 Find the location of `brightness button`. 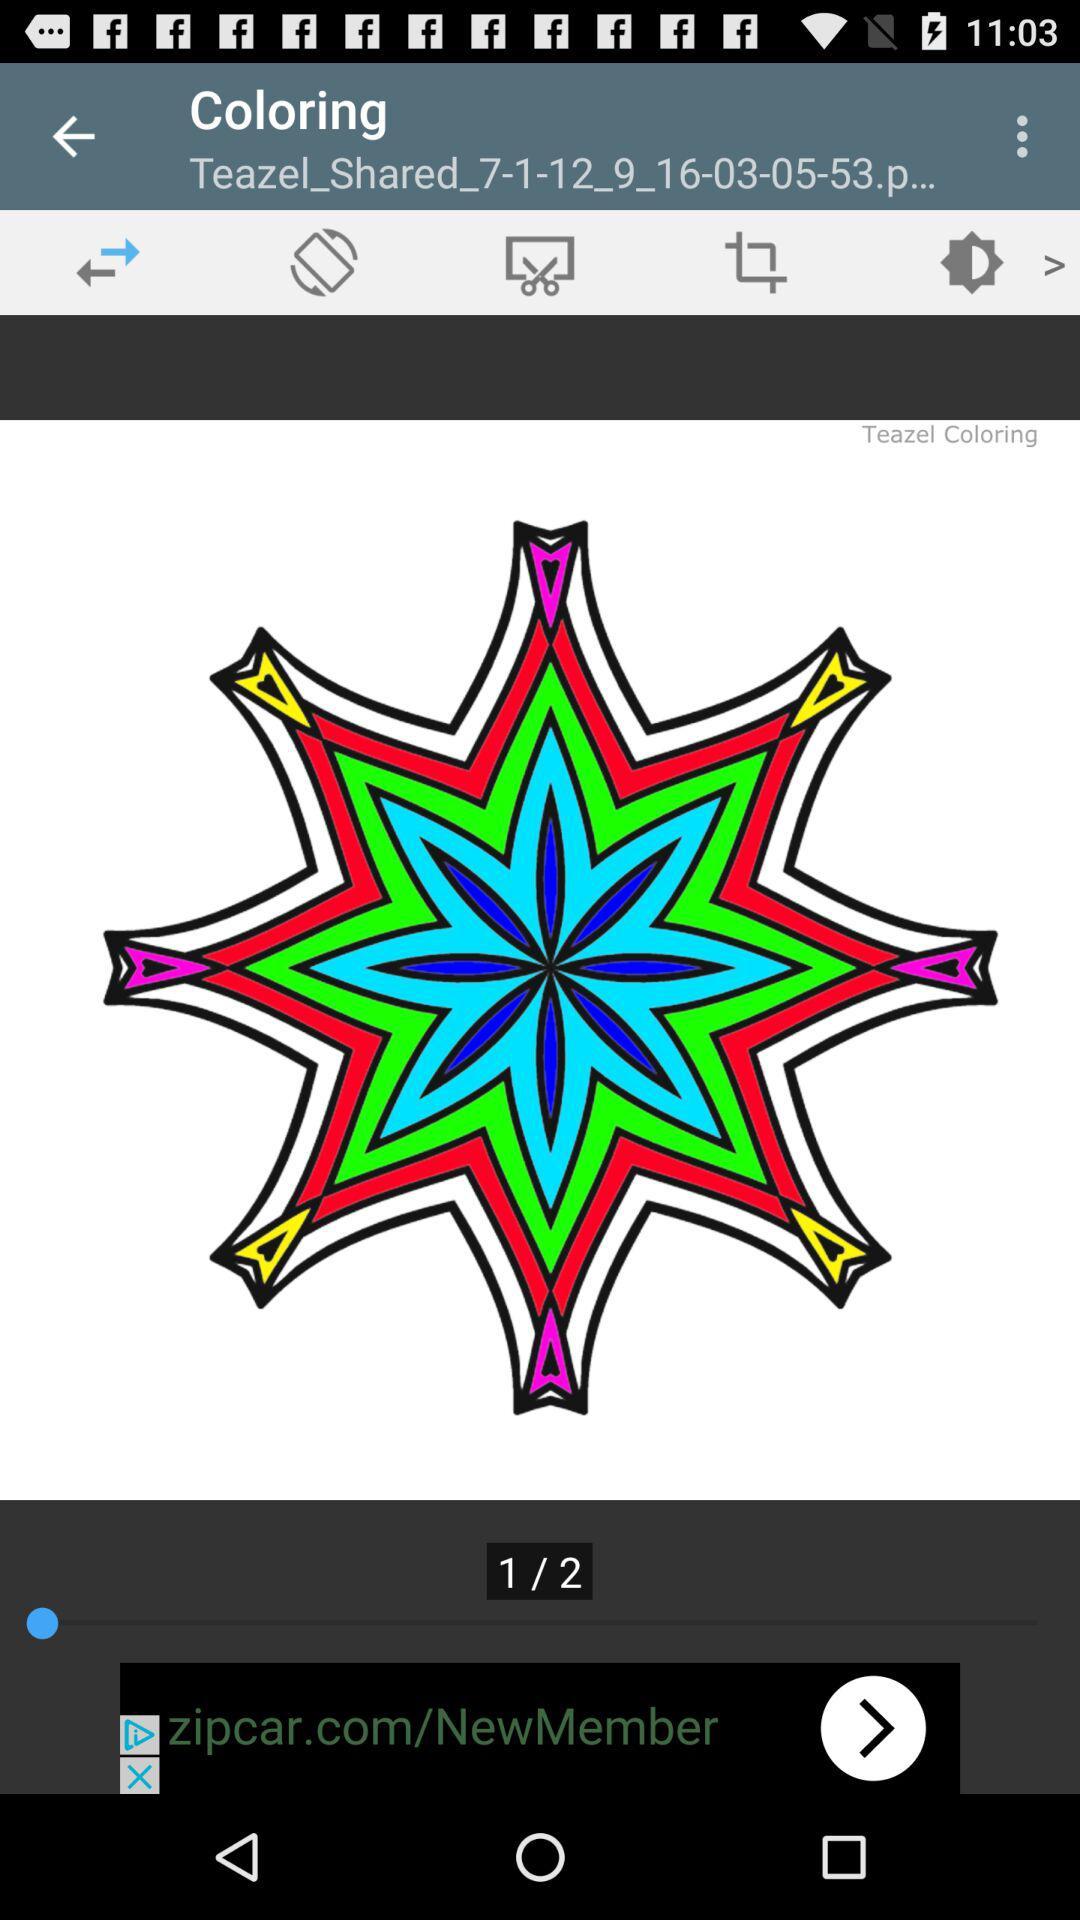

brightness button is located at coordinates (971, 261).